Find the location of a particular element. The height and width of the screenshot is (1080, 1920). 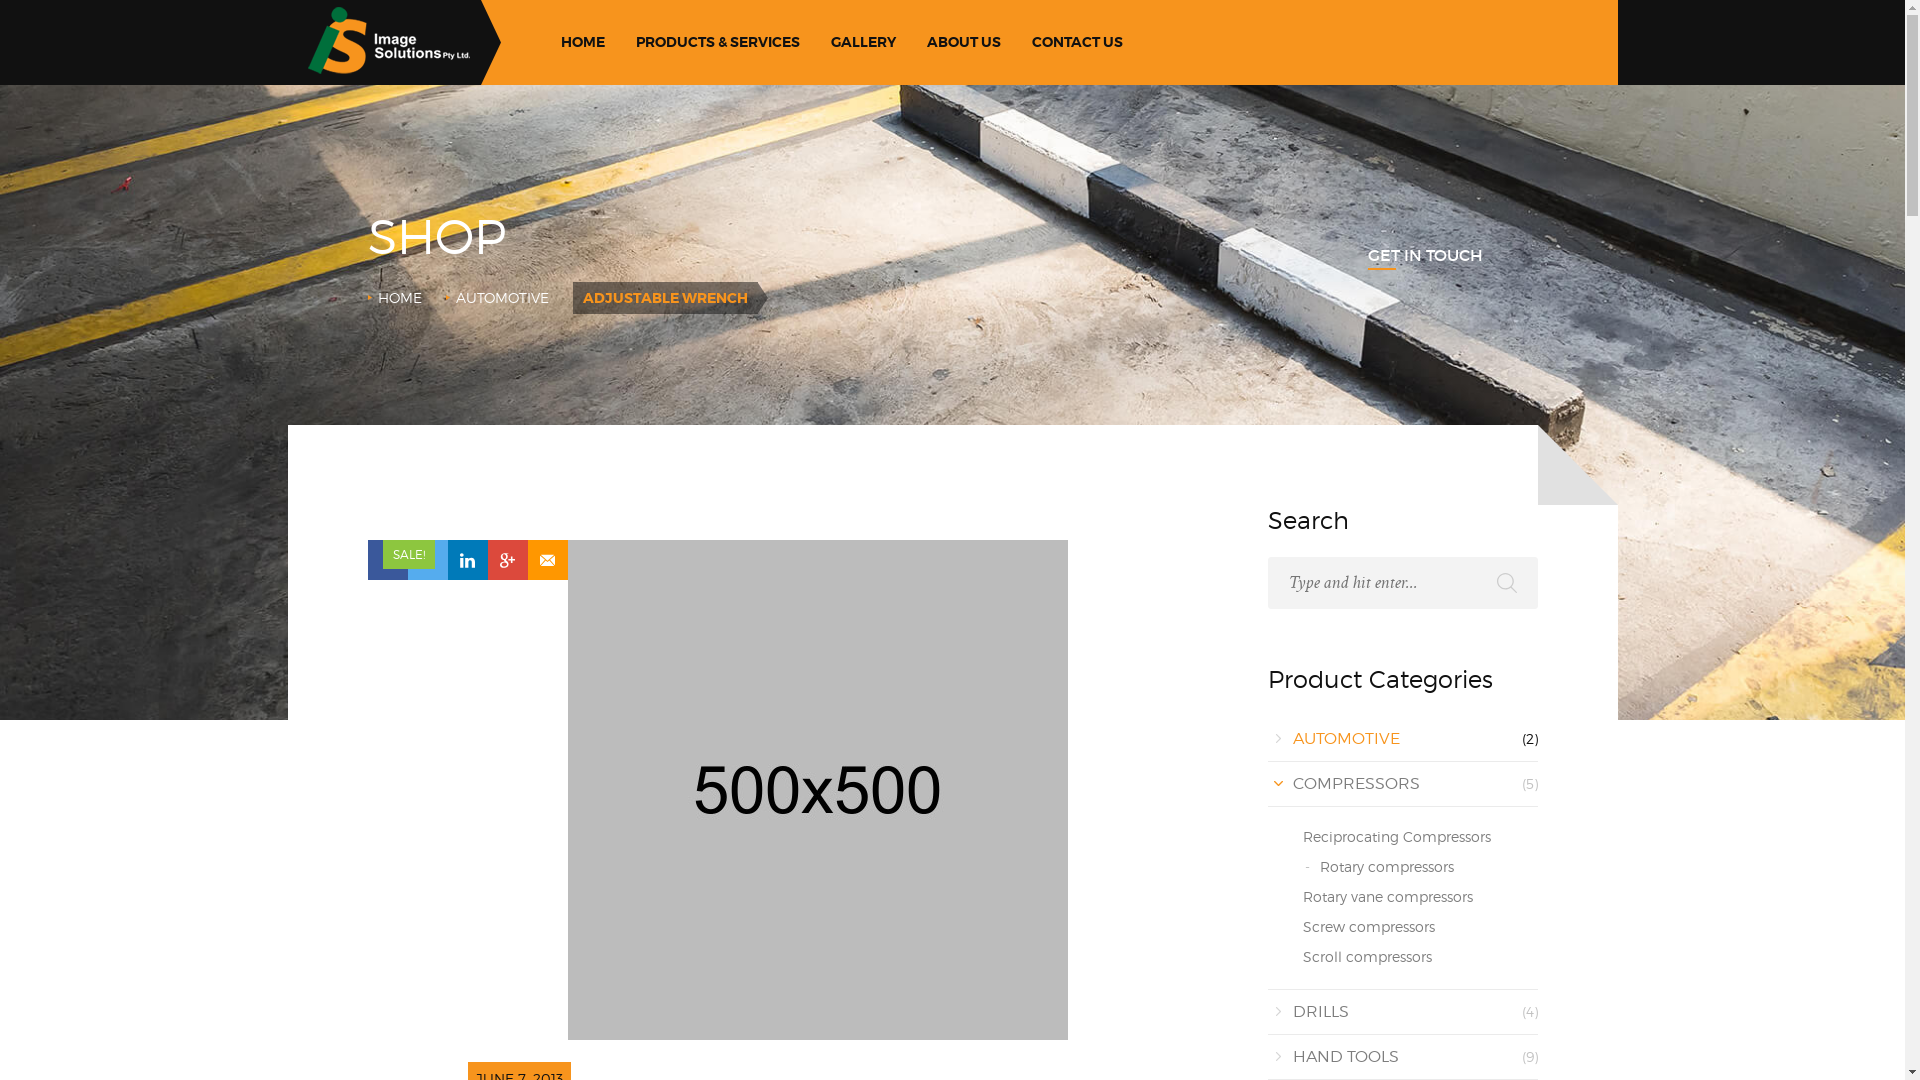

'COMPRESSORS' is located at coordinates (1355, 782).